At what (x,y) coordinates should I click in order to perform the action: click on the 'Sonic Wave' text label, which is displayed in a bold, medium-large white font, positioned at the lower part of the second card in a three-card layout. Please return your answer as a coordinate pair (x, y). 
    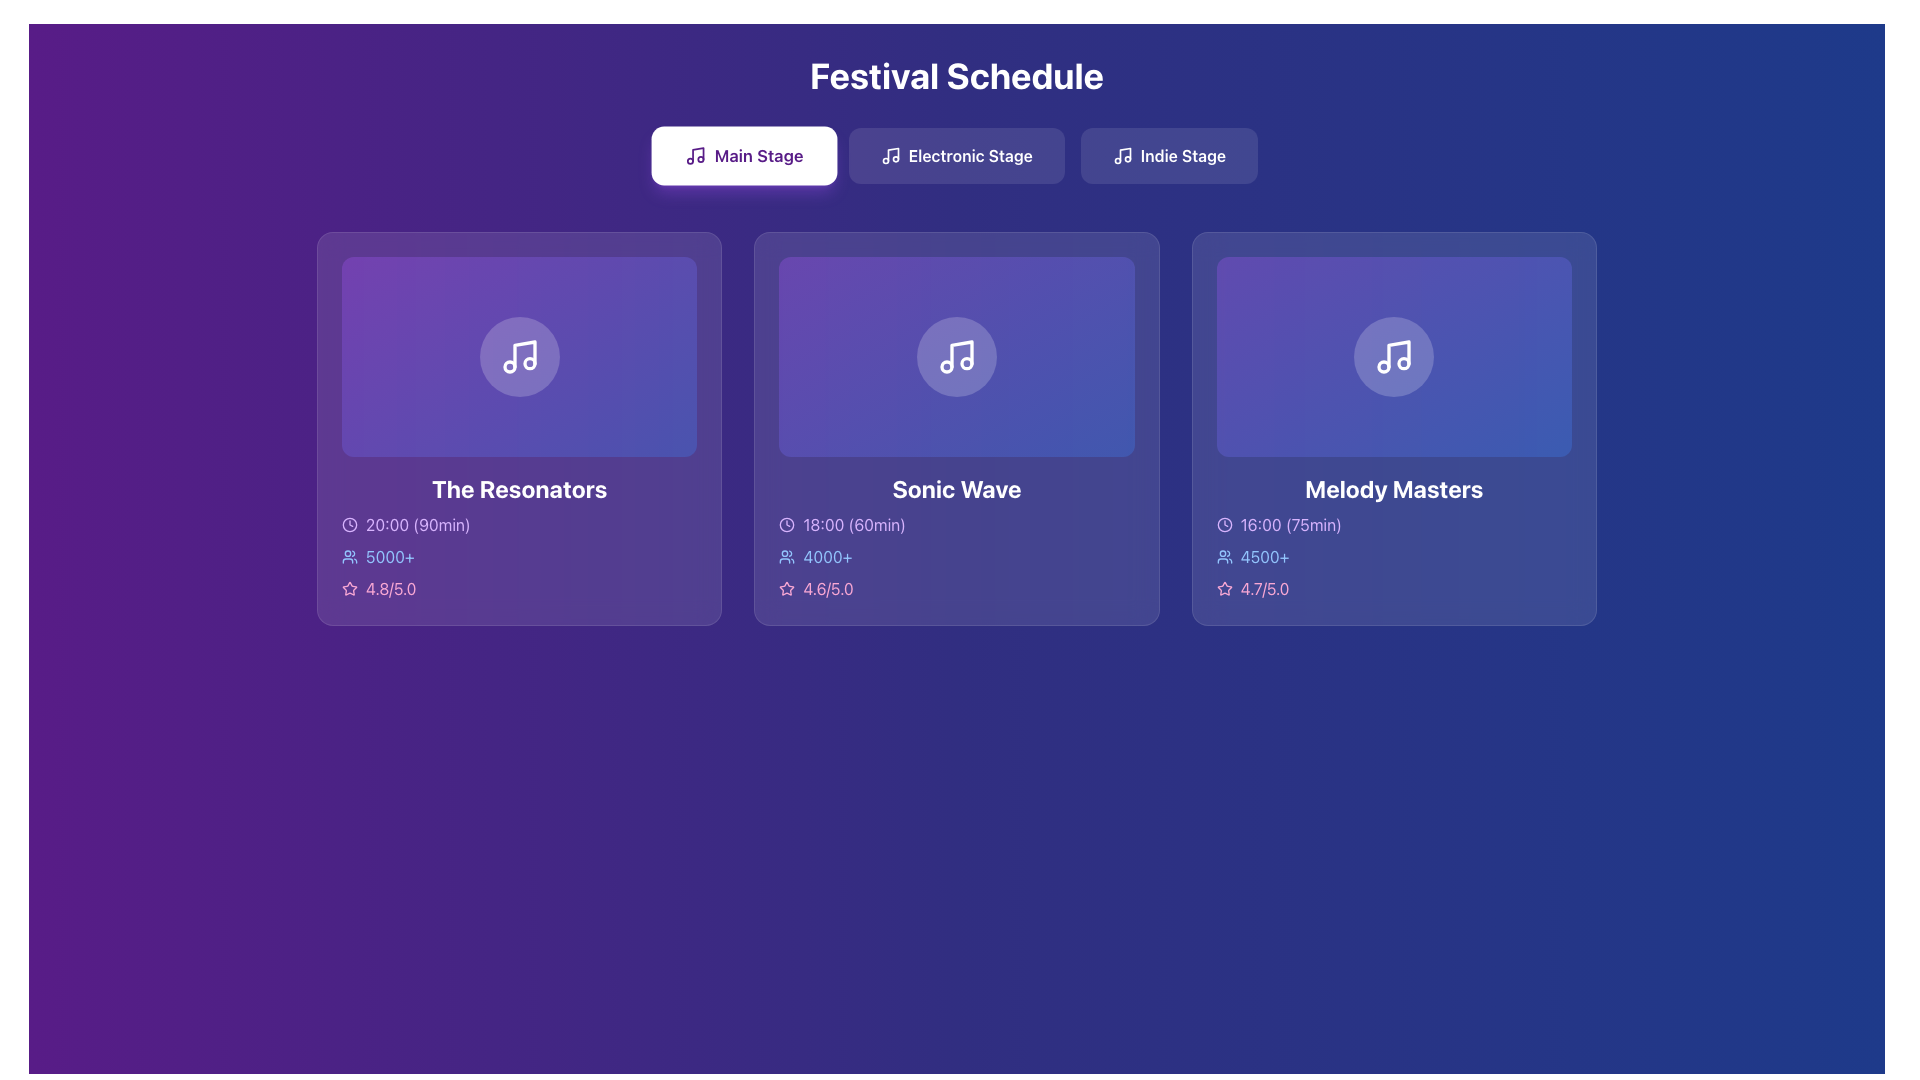
    Looking at the image, I should click on (955, 488).